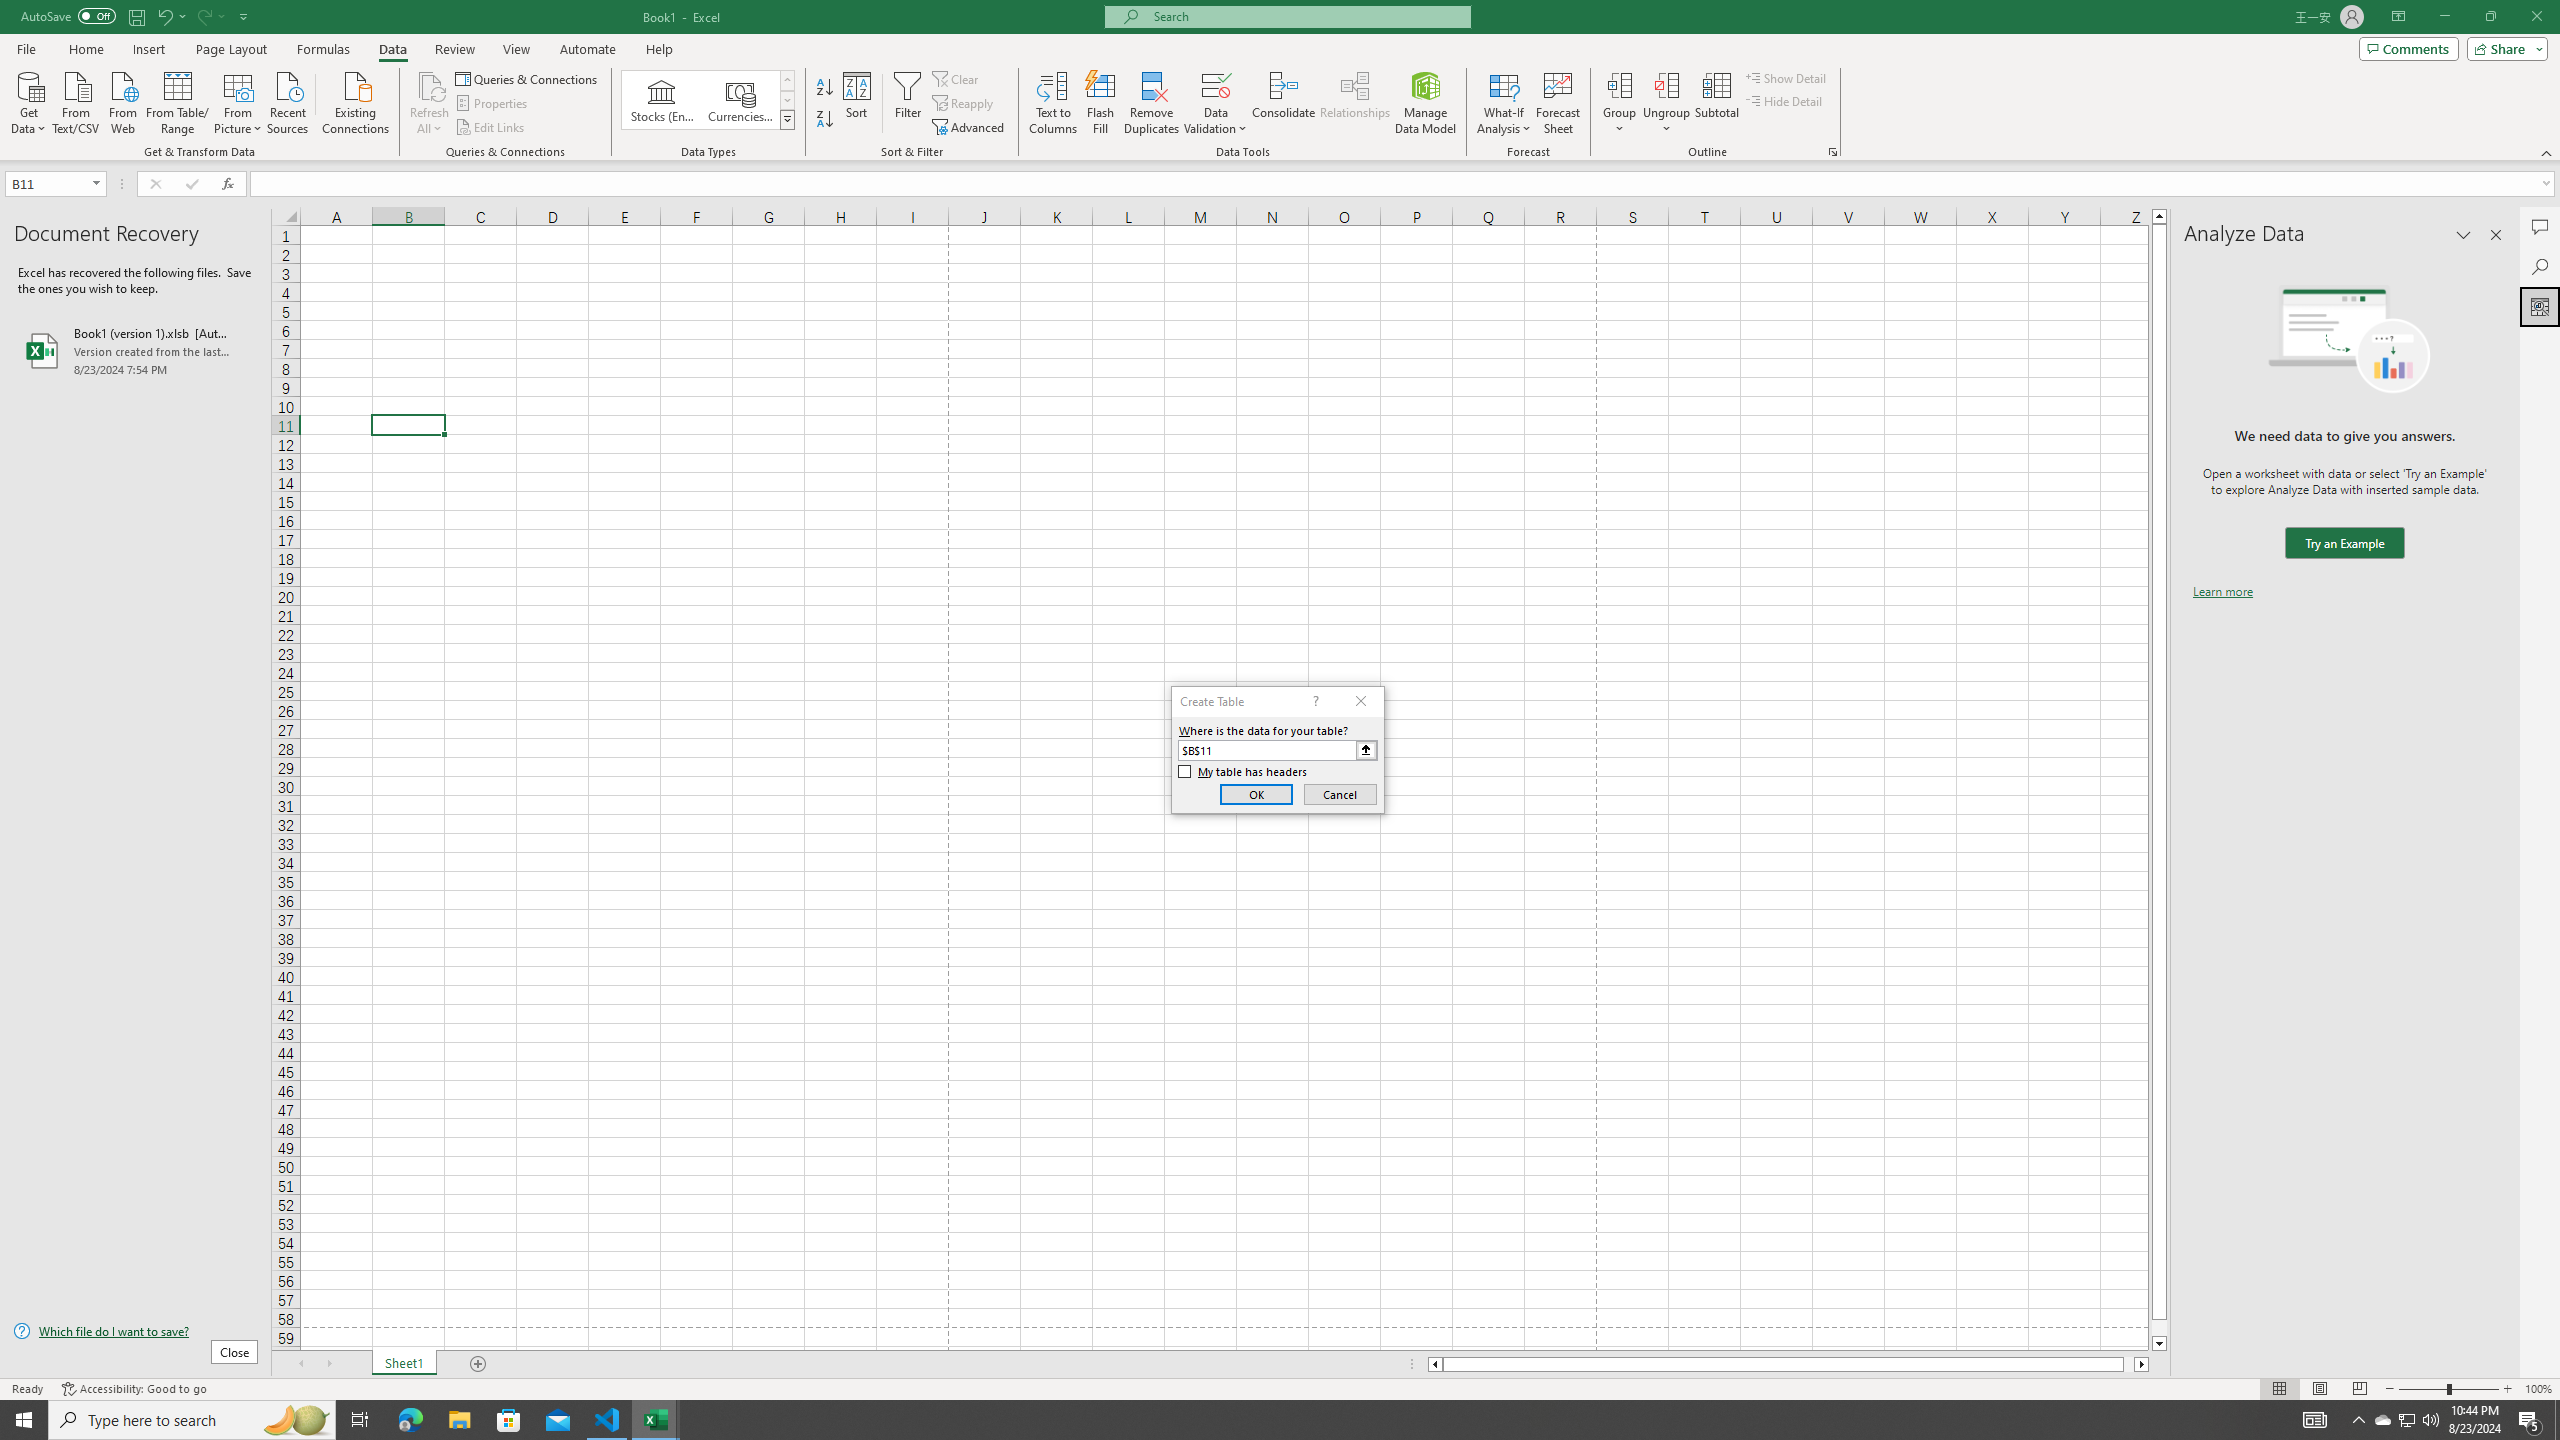  Describe the element at coordinates (239, 100) in the screenshot. I see `'From Picture'` at that location.